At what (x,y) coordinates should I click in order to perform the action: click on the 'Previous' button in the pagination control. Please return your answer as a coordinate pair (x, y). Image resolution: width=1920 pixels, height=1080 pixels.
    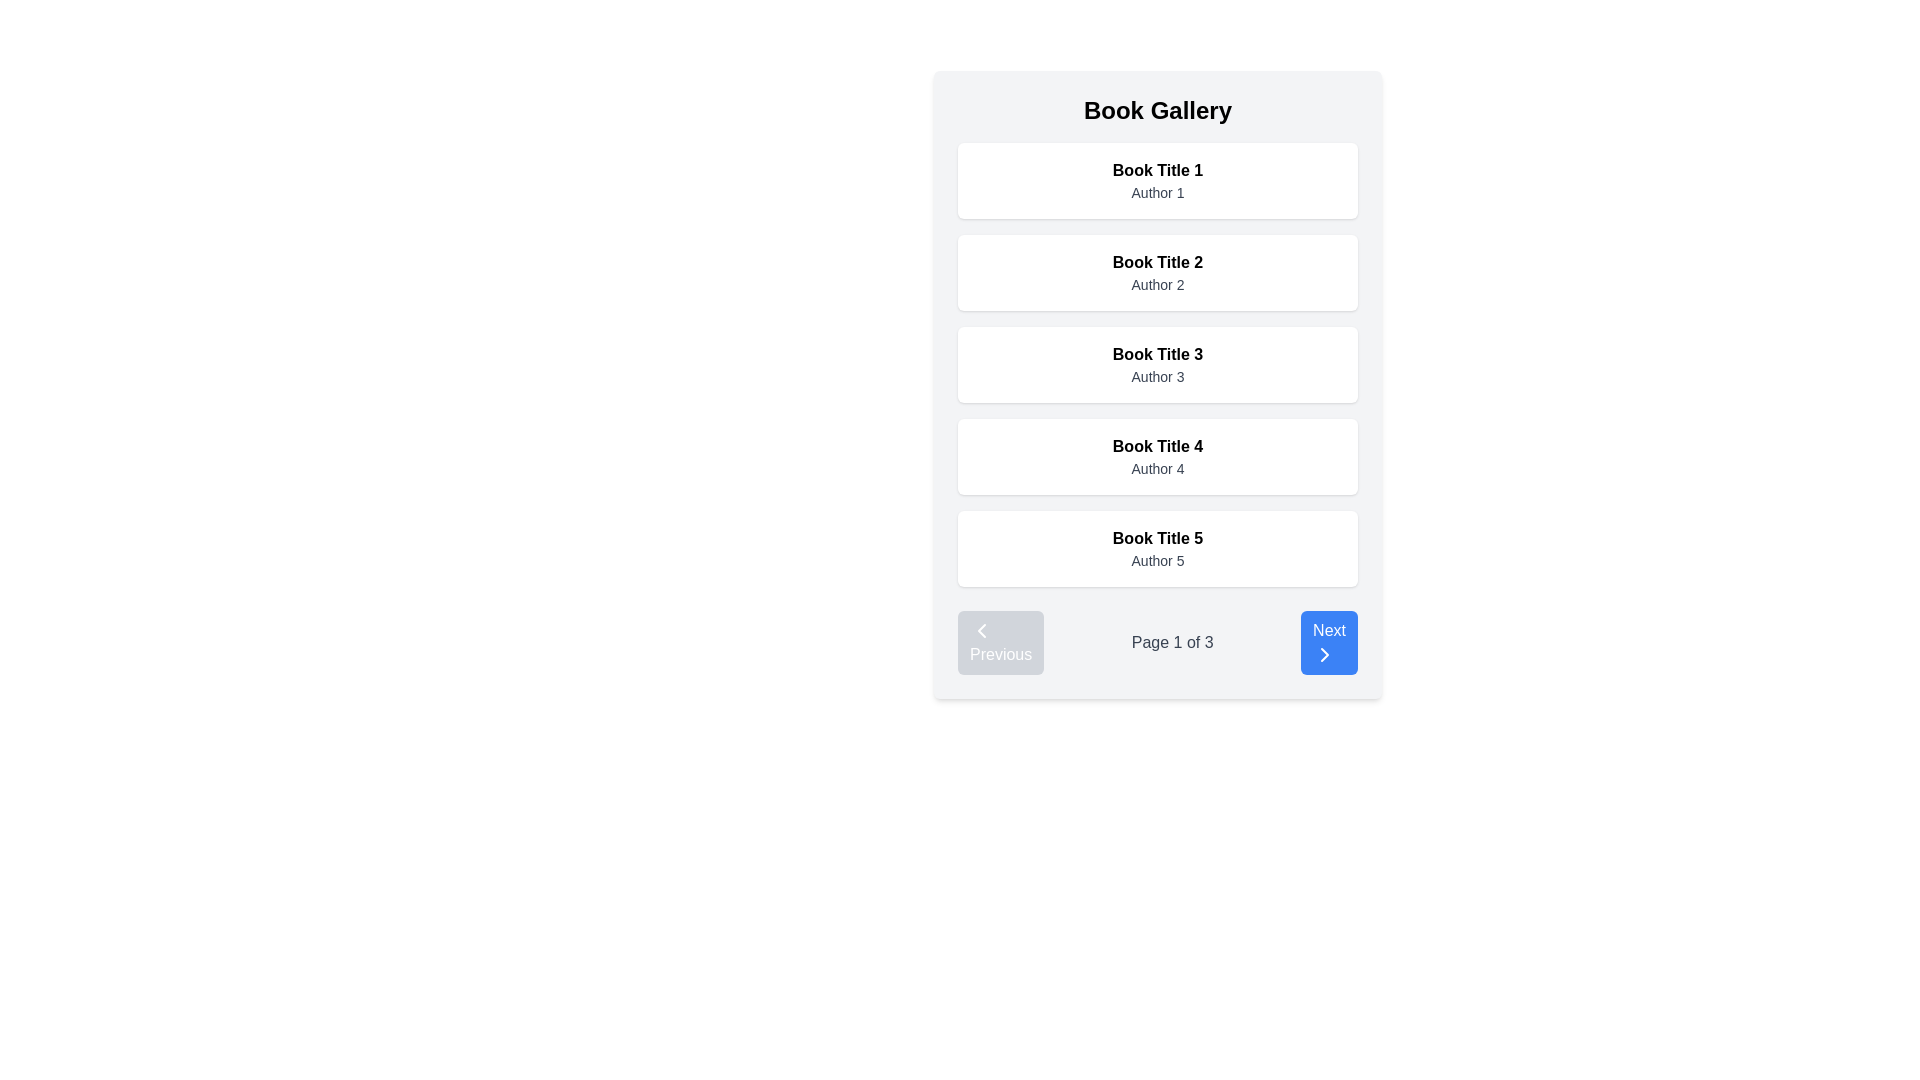
    Looking at the image, I should click on (1001, 643).